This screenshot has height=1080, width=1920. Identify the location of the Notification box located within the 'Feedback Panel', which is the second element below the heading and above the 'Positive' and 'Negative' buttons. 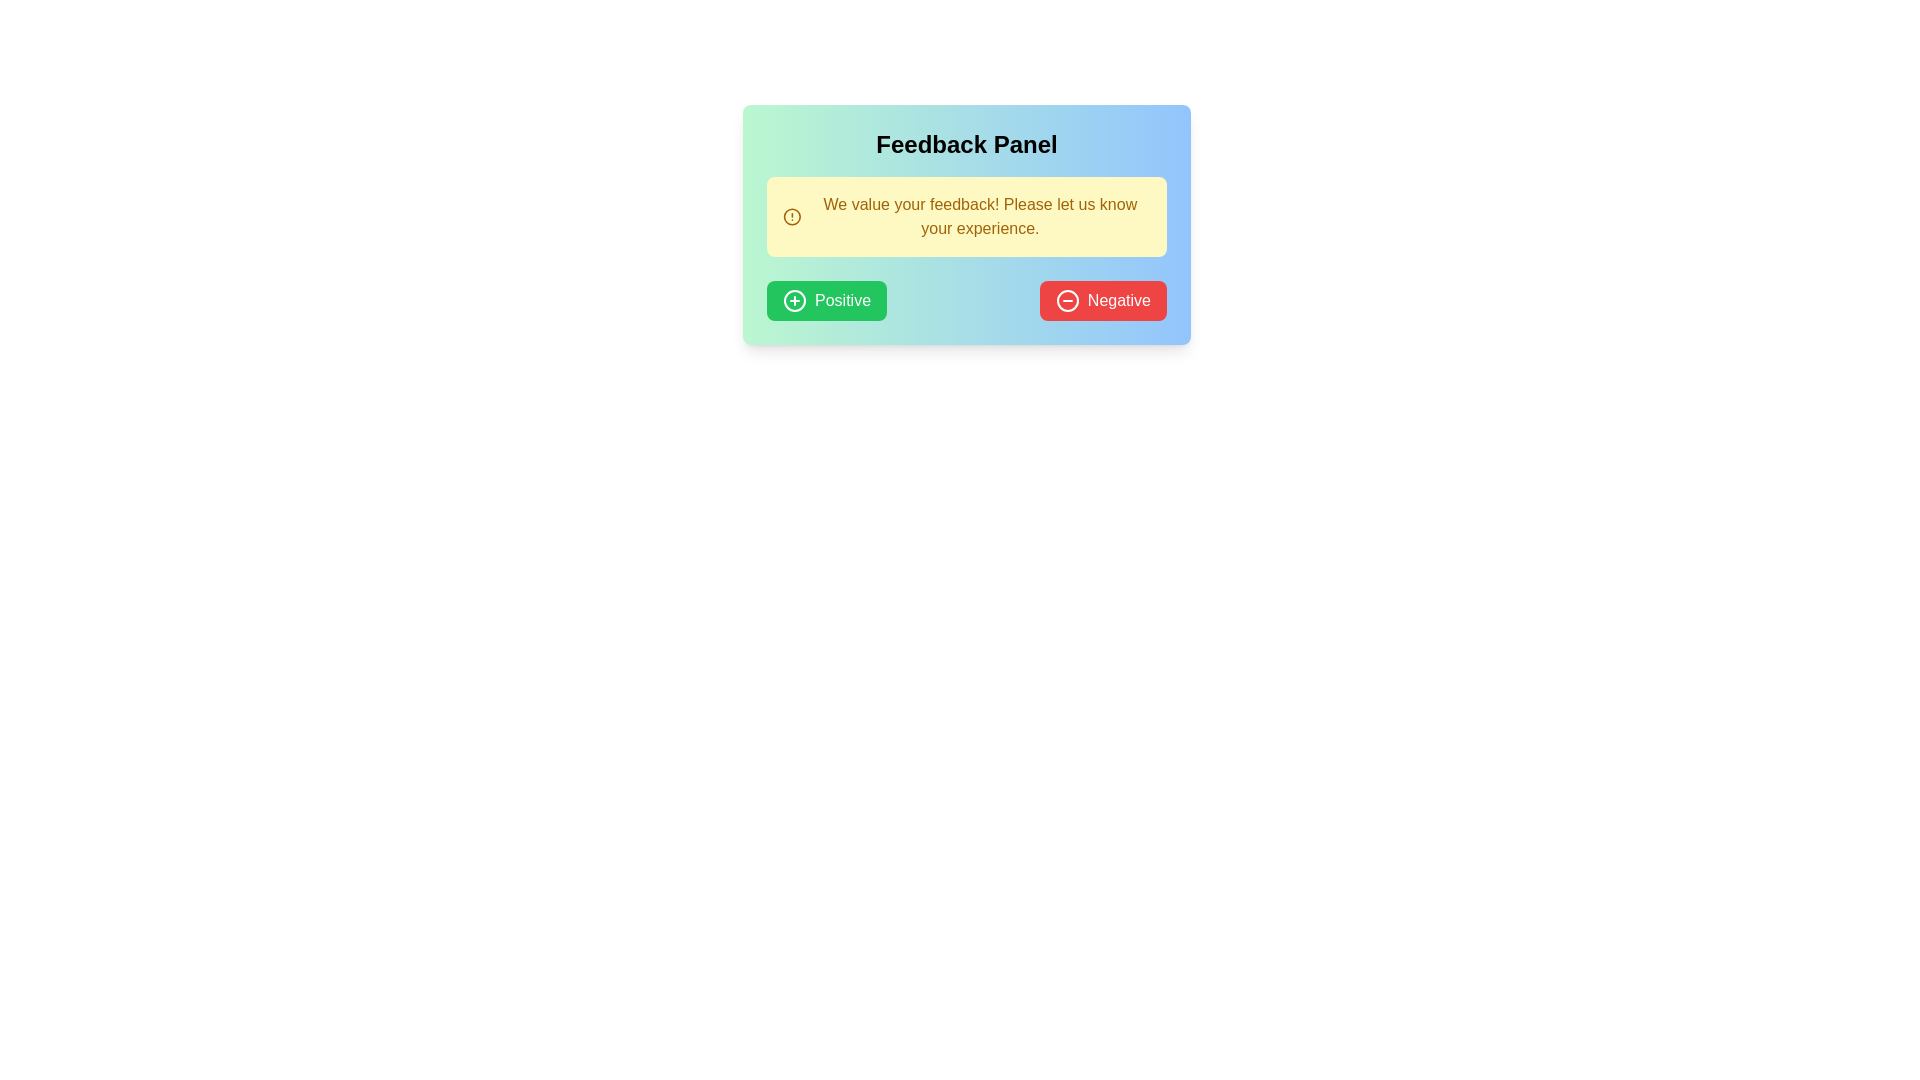
(966, 216).